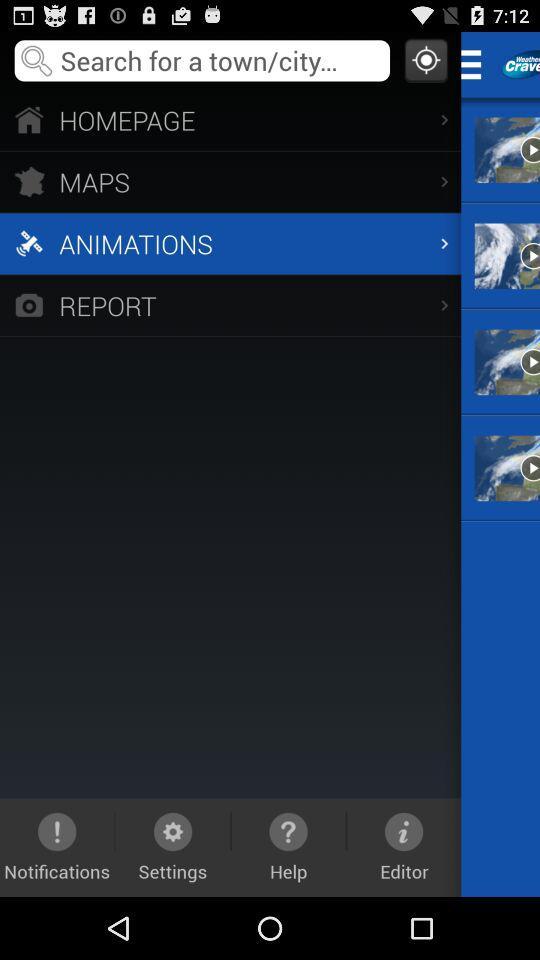 The width and height of the screenshot is (540, 960). Describe the element at coordinates (425, 59) in the screenshot. I see `location gps option` at that location.